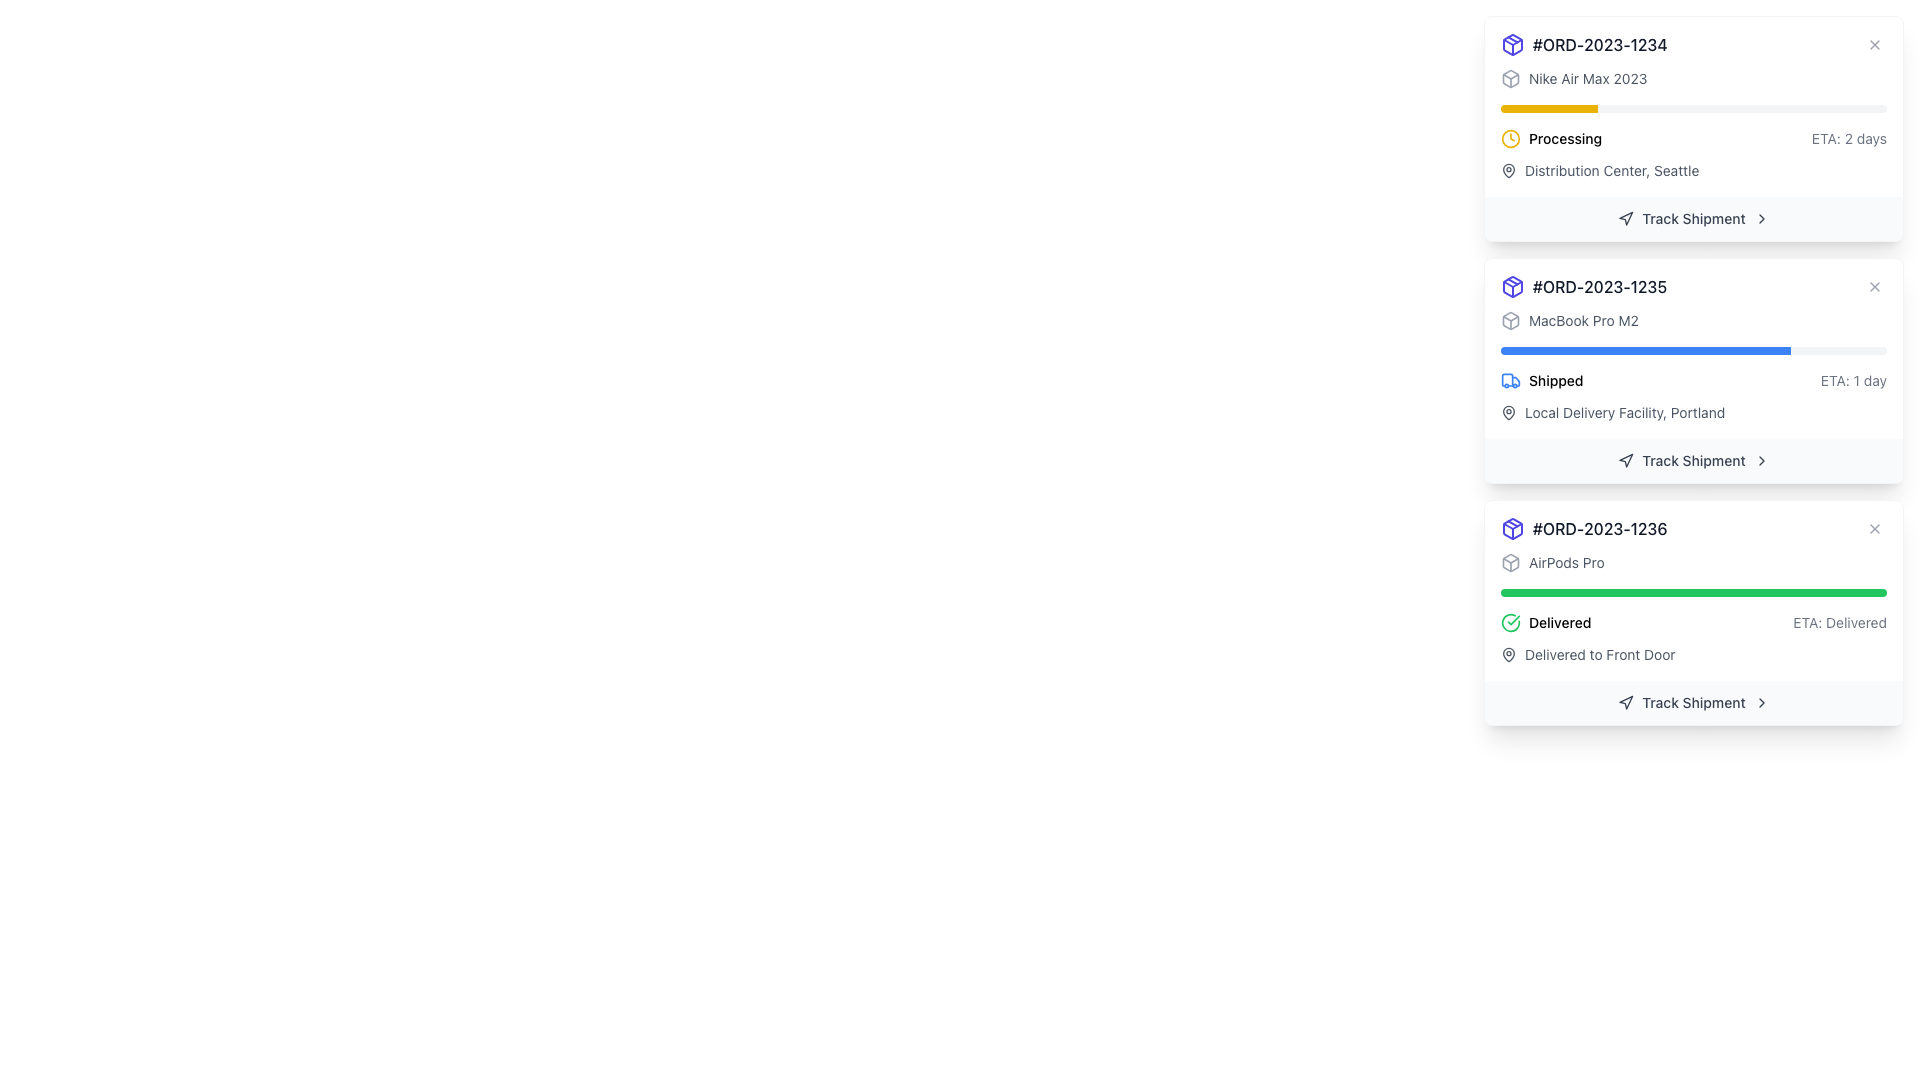  I want to click on text from the unique identifier label for the order, located in the top portion of the second order card, to the right of a small purple package icon, so click(1600, 286).